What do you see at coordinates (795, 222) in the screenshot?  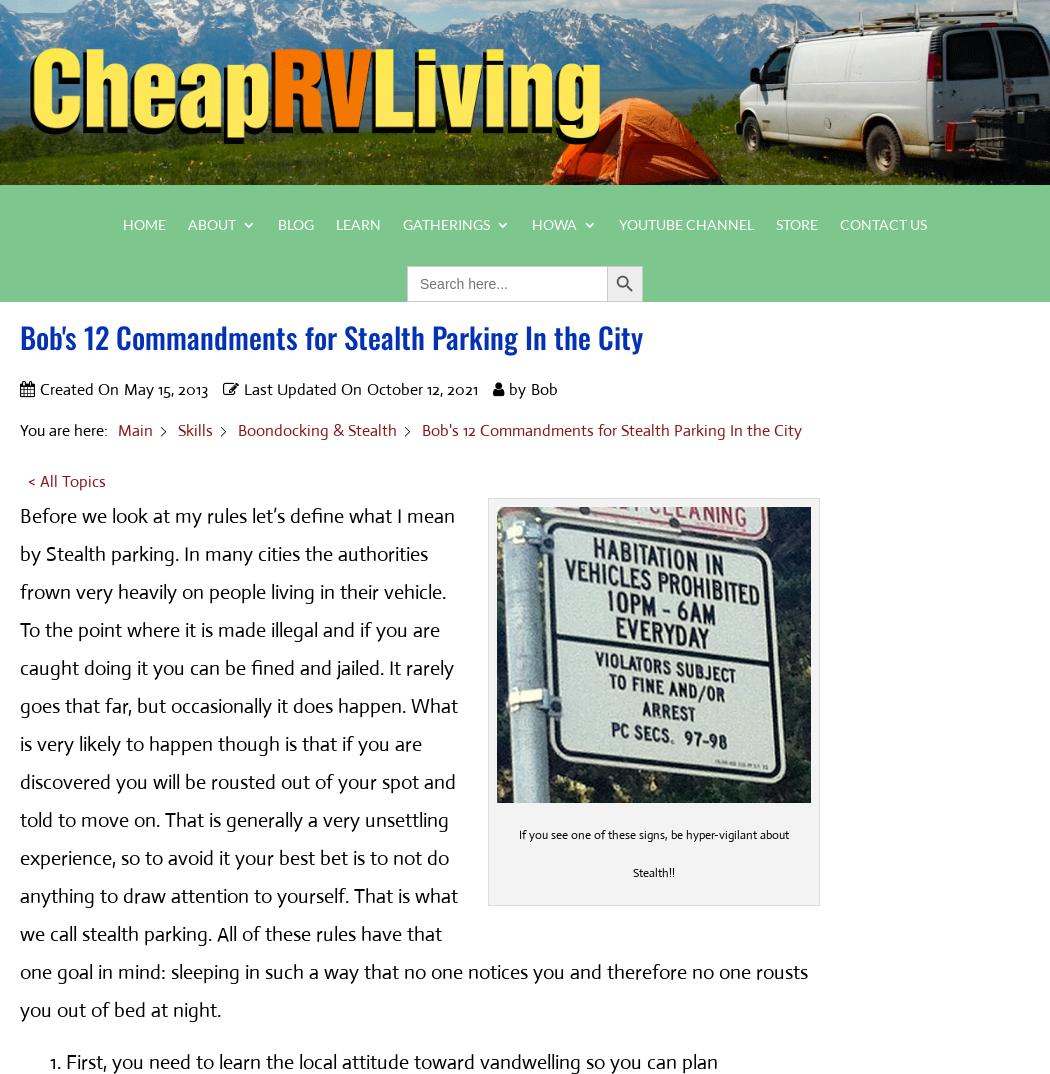 I see `'Store'` at bounding box center [795, 222].